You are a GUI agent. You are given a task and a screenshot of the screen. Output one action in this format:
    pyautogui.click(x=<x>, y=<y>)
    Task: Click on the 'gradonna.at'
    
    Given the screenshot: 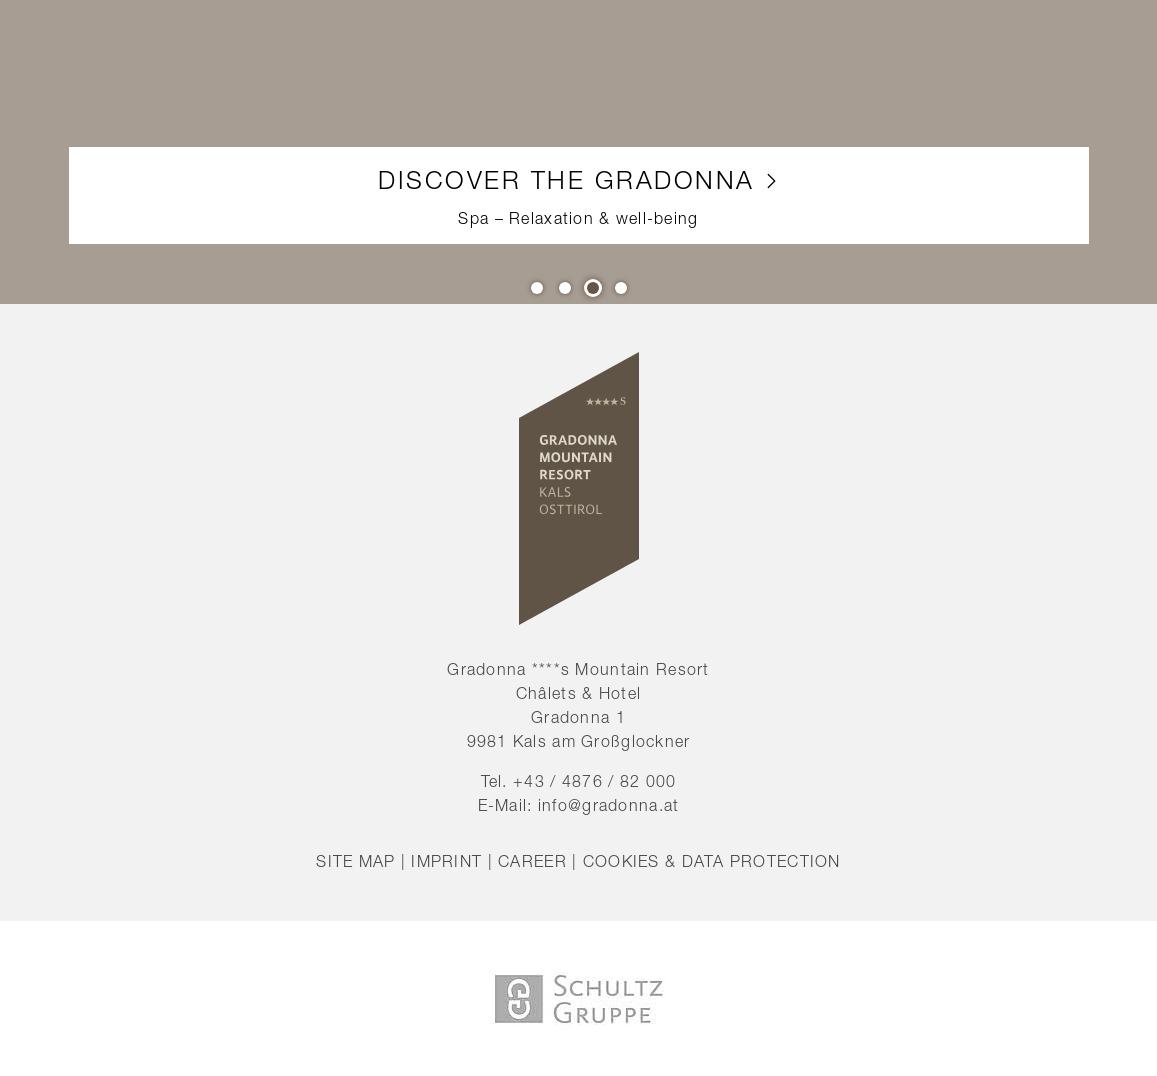 What is the action you would take?
    pyautogui.click(x=630, y=804)
    